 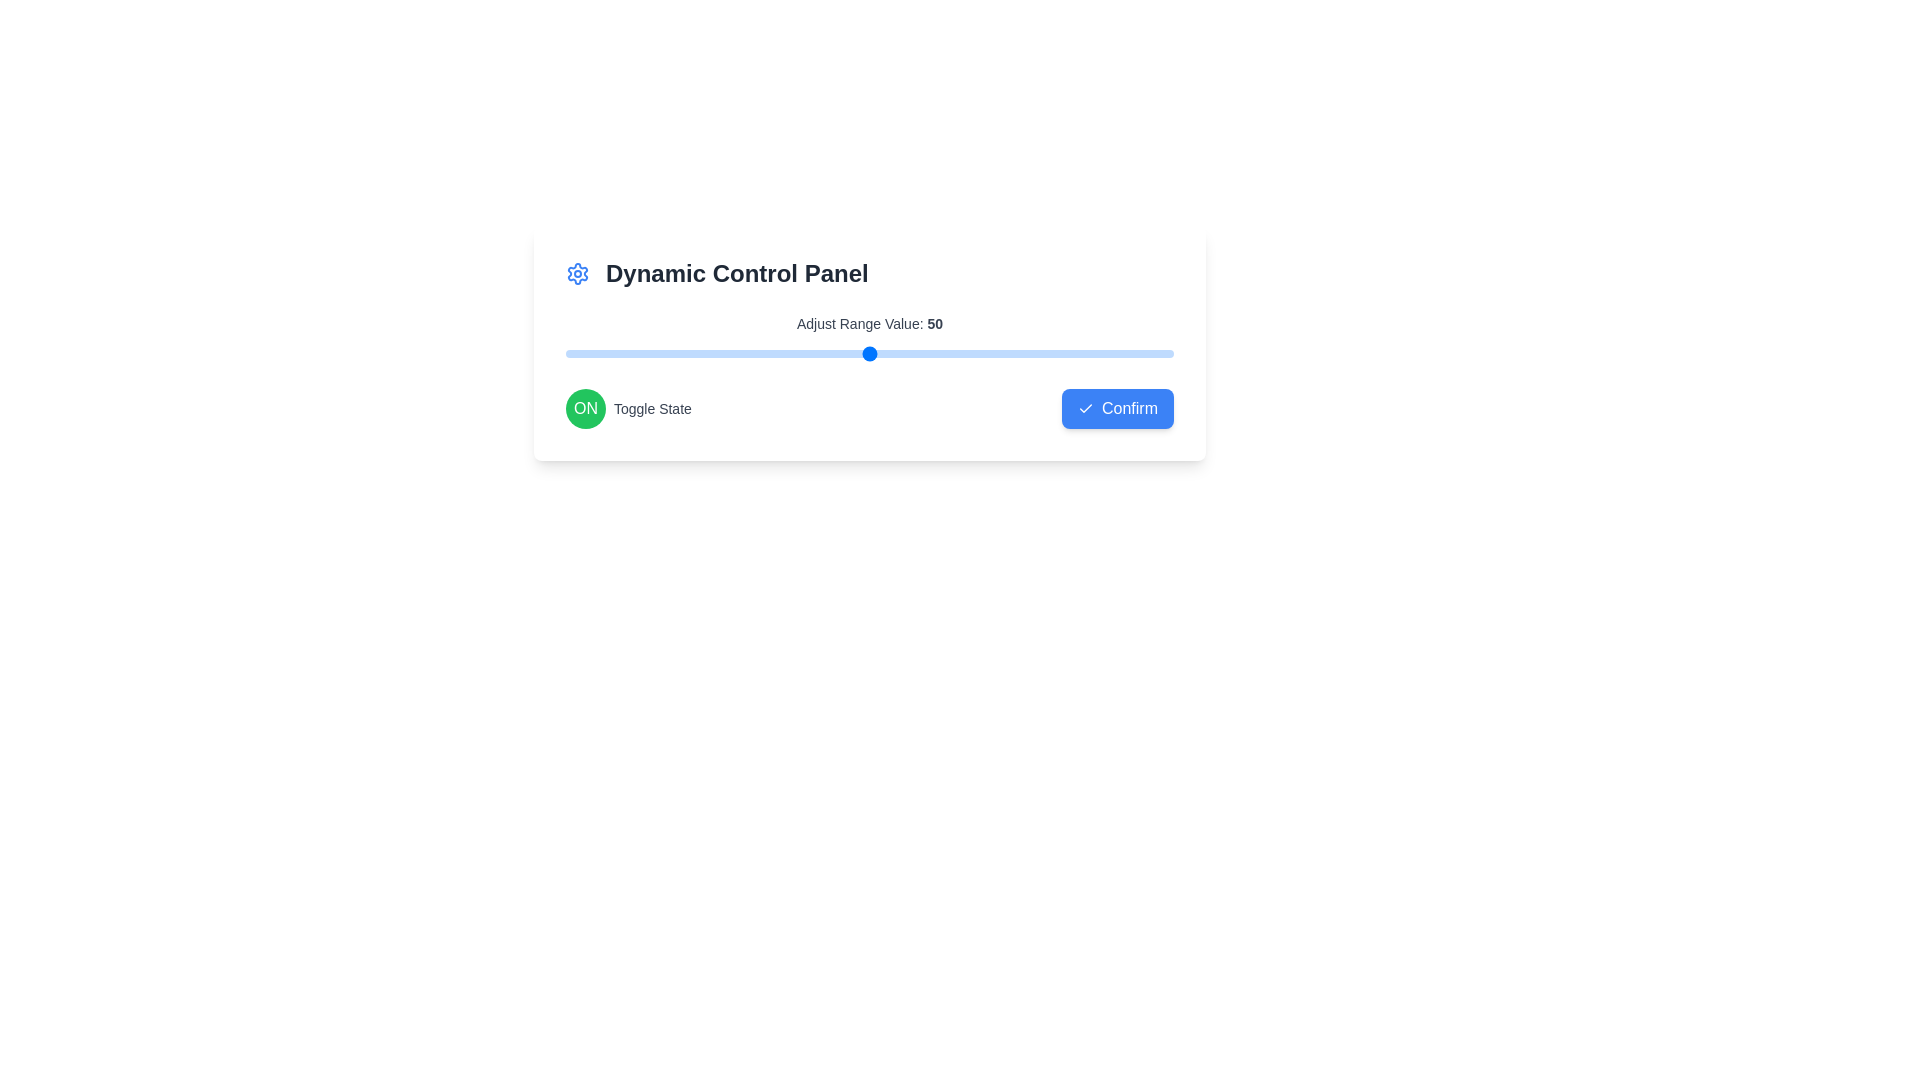 What do you see at coordinates (893, 353) in the screenshot?
I see `the range value` at bounding box center [893, 353].